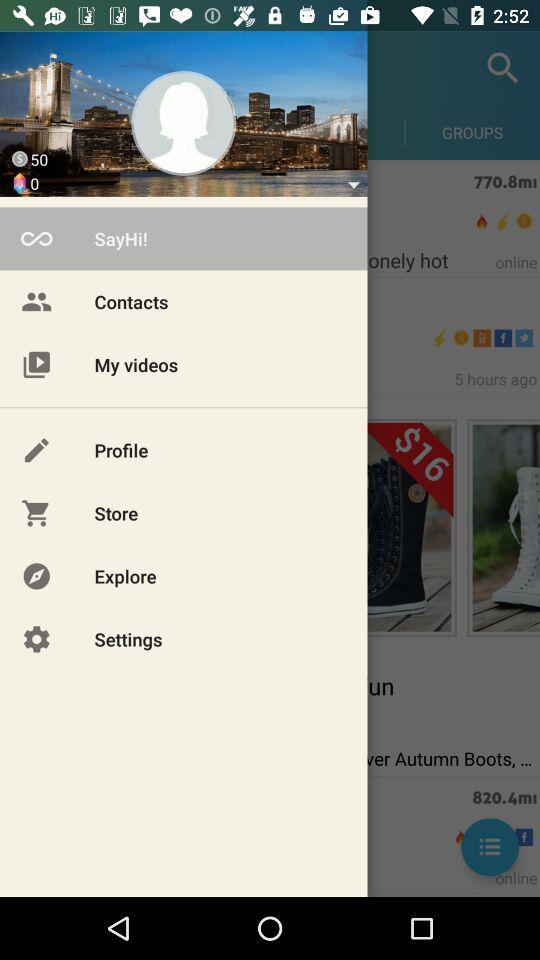 The image size is (540, 960). Describe the element at coordinates (489, 846) in the screenshot. I see `the list icon` at that location.